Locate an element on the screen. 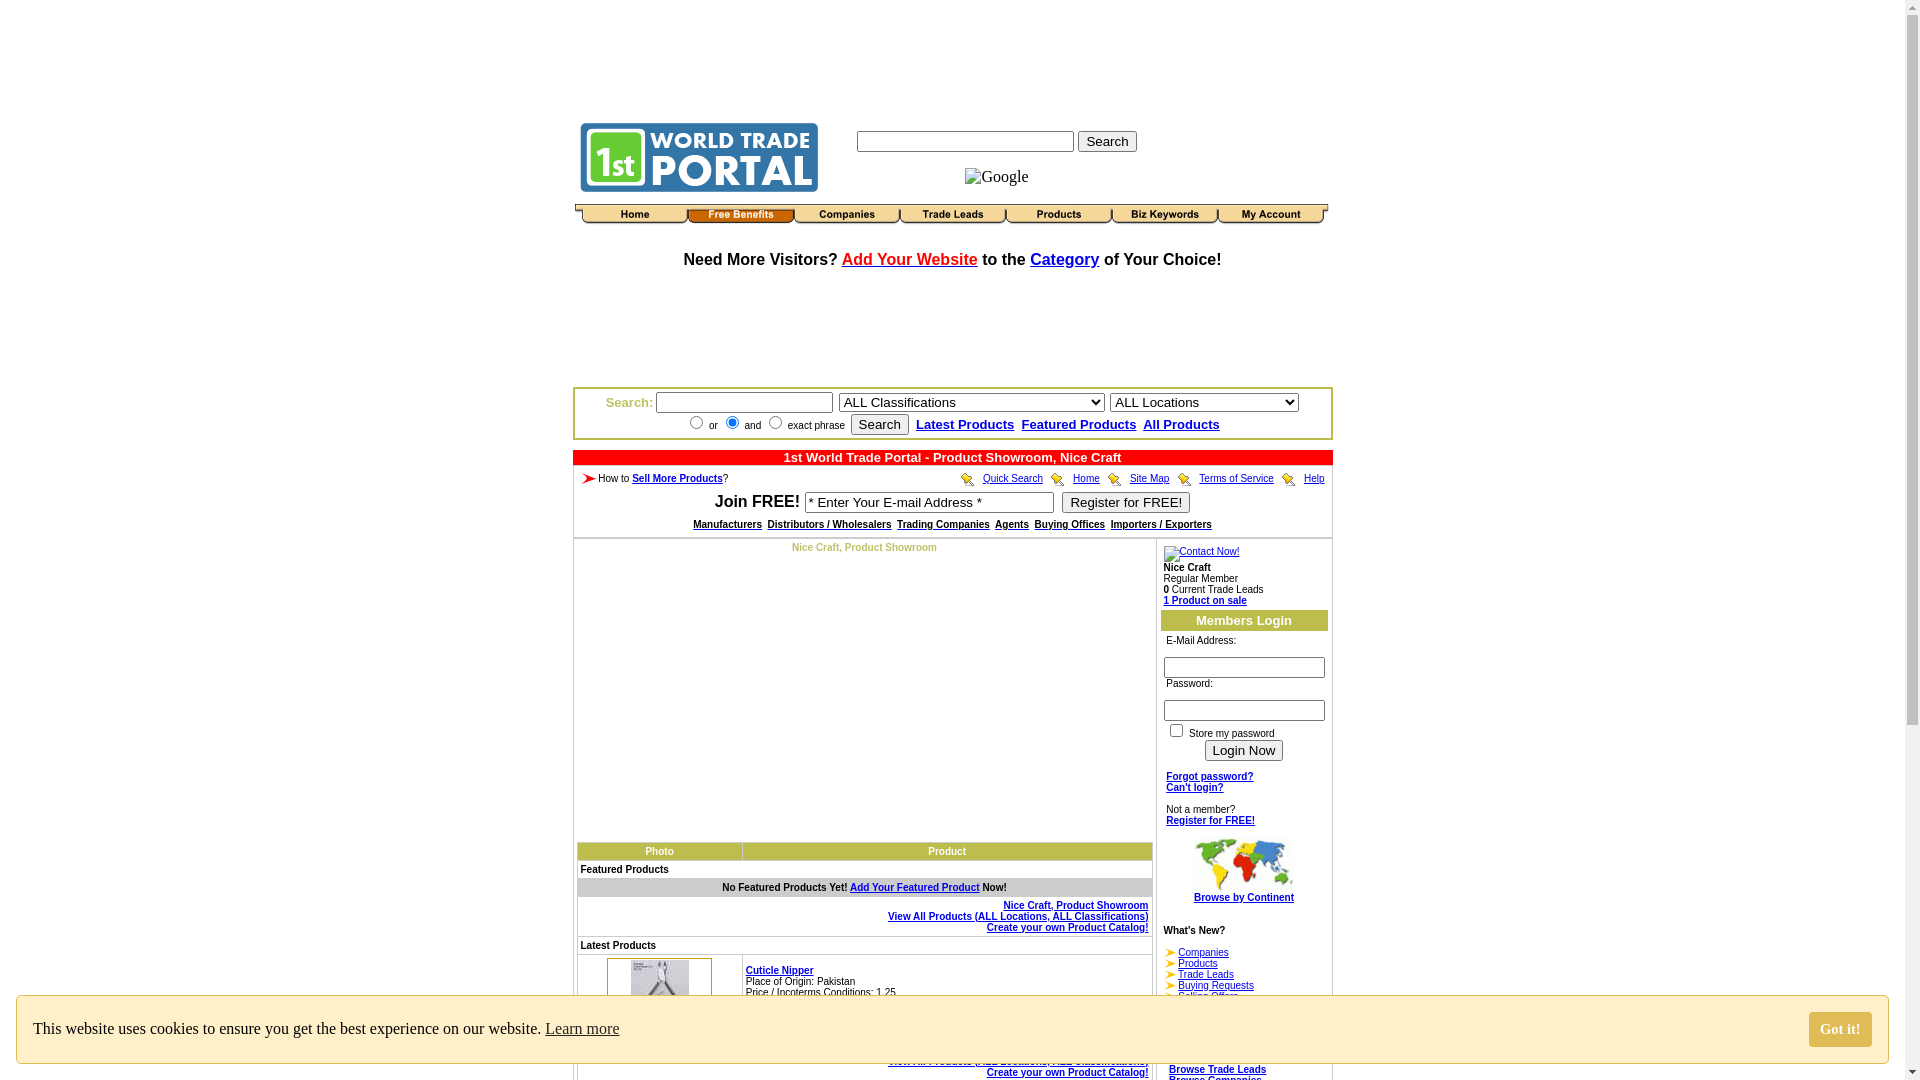 Image resolution: width=1920 pixels, height=1080 pixels. 'Trading Companies' is located at coordinates (942, 523).